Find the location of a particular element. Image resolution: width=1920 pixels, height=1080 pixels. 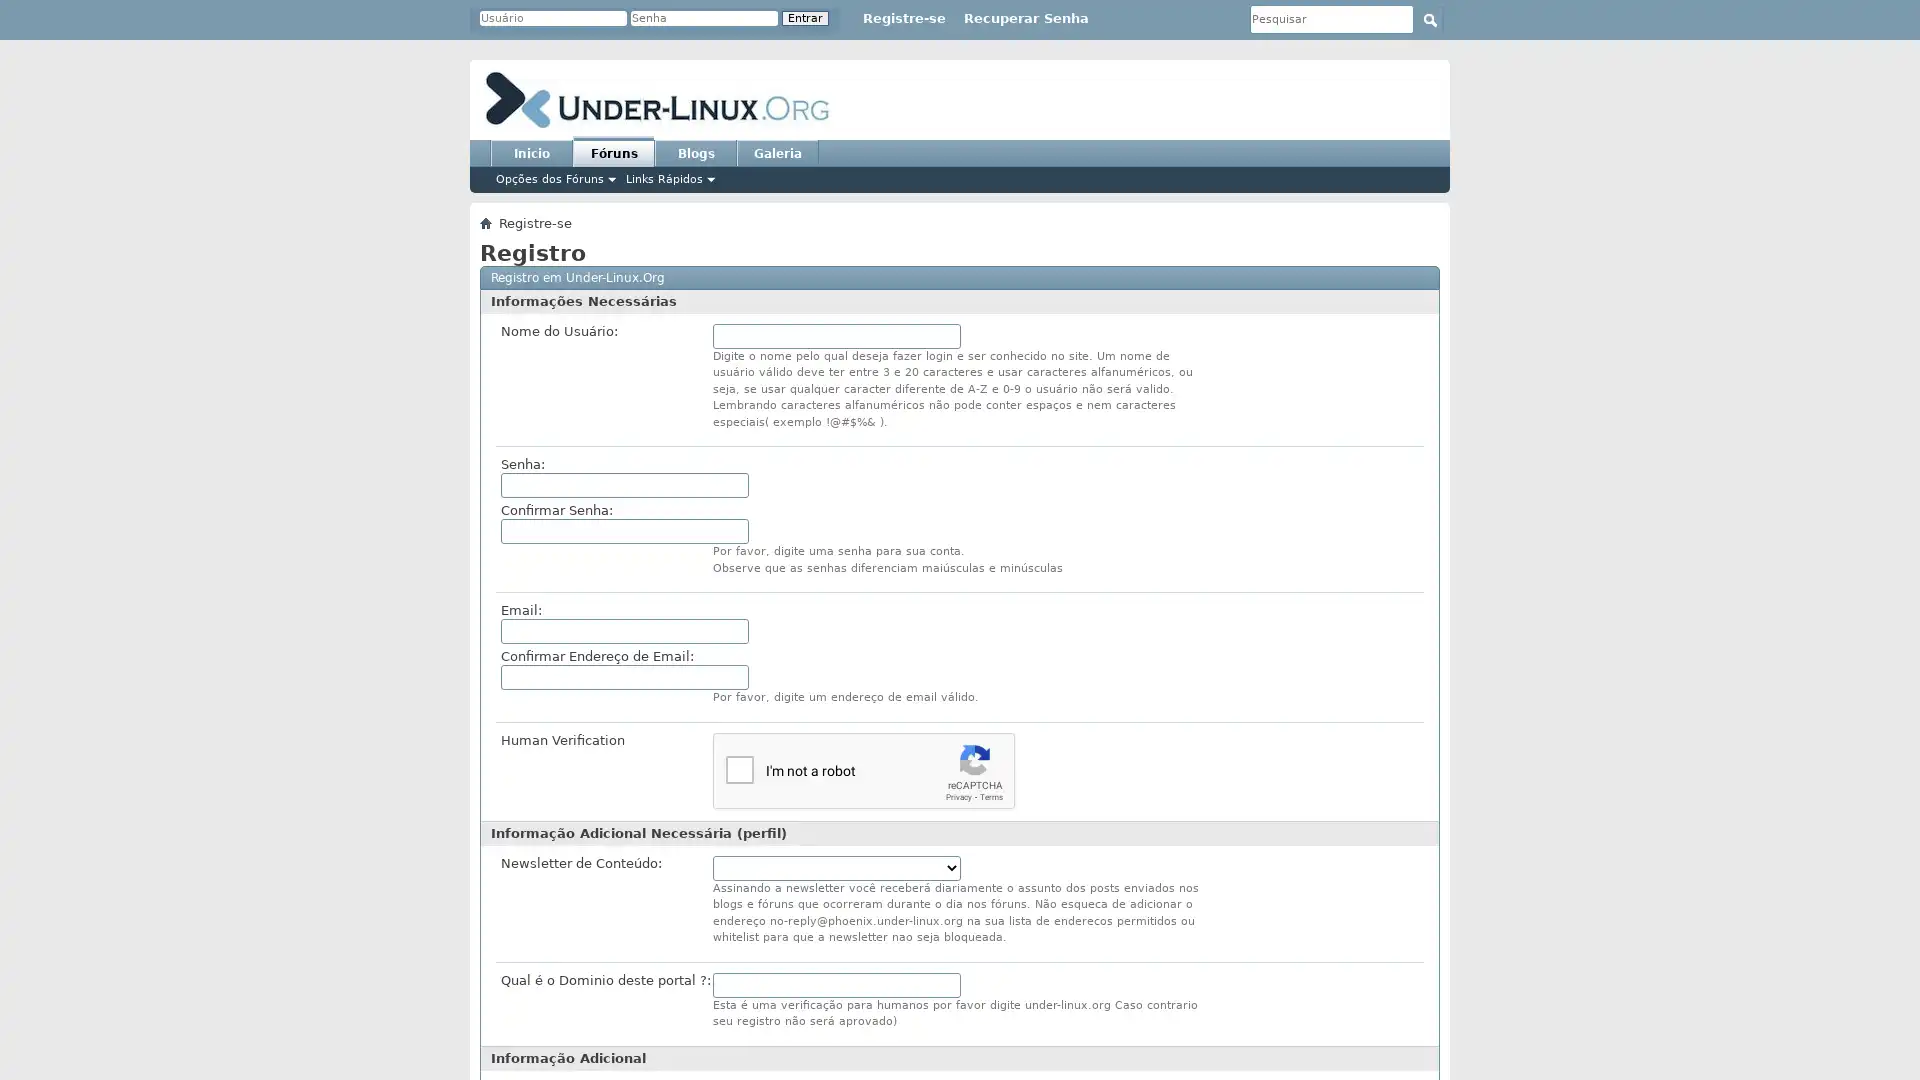

Entrar is located at coordinates (805, 18).